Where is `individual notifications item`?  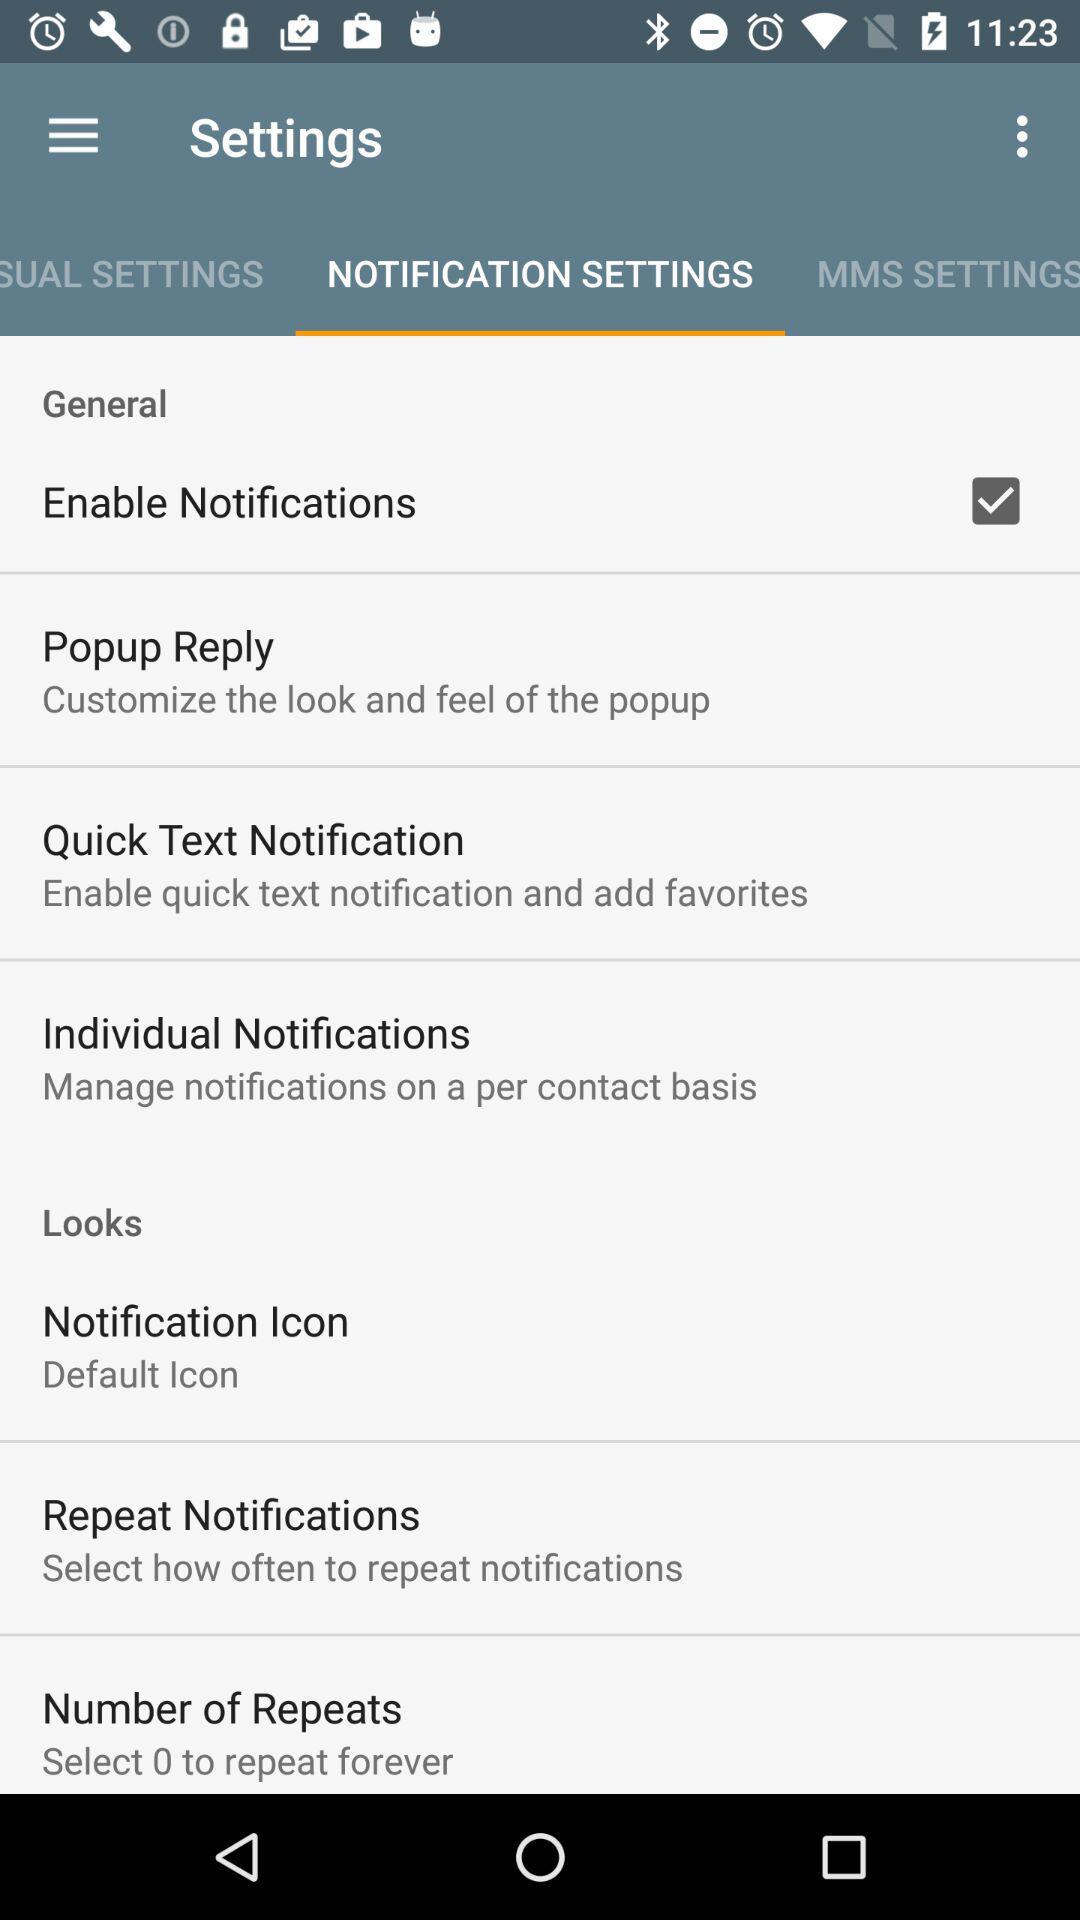
individual notifications item is located at coordinates (255, 1032).